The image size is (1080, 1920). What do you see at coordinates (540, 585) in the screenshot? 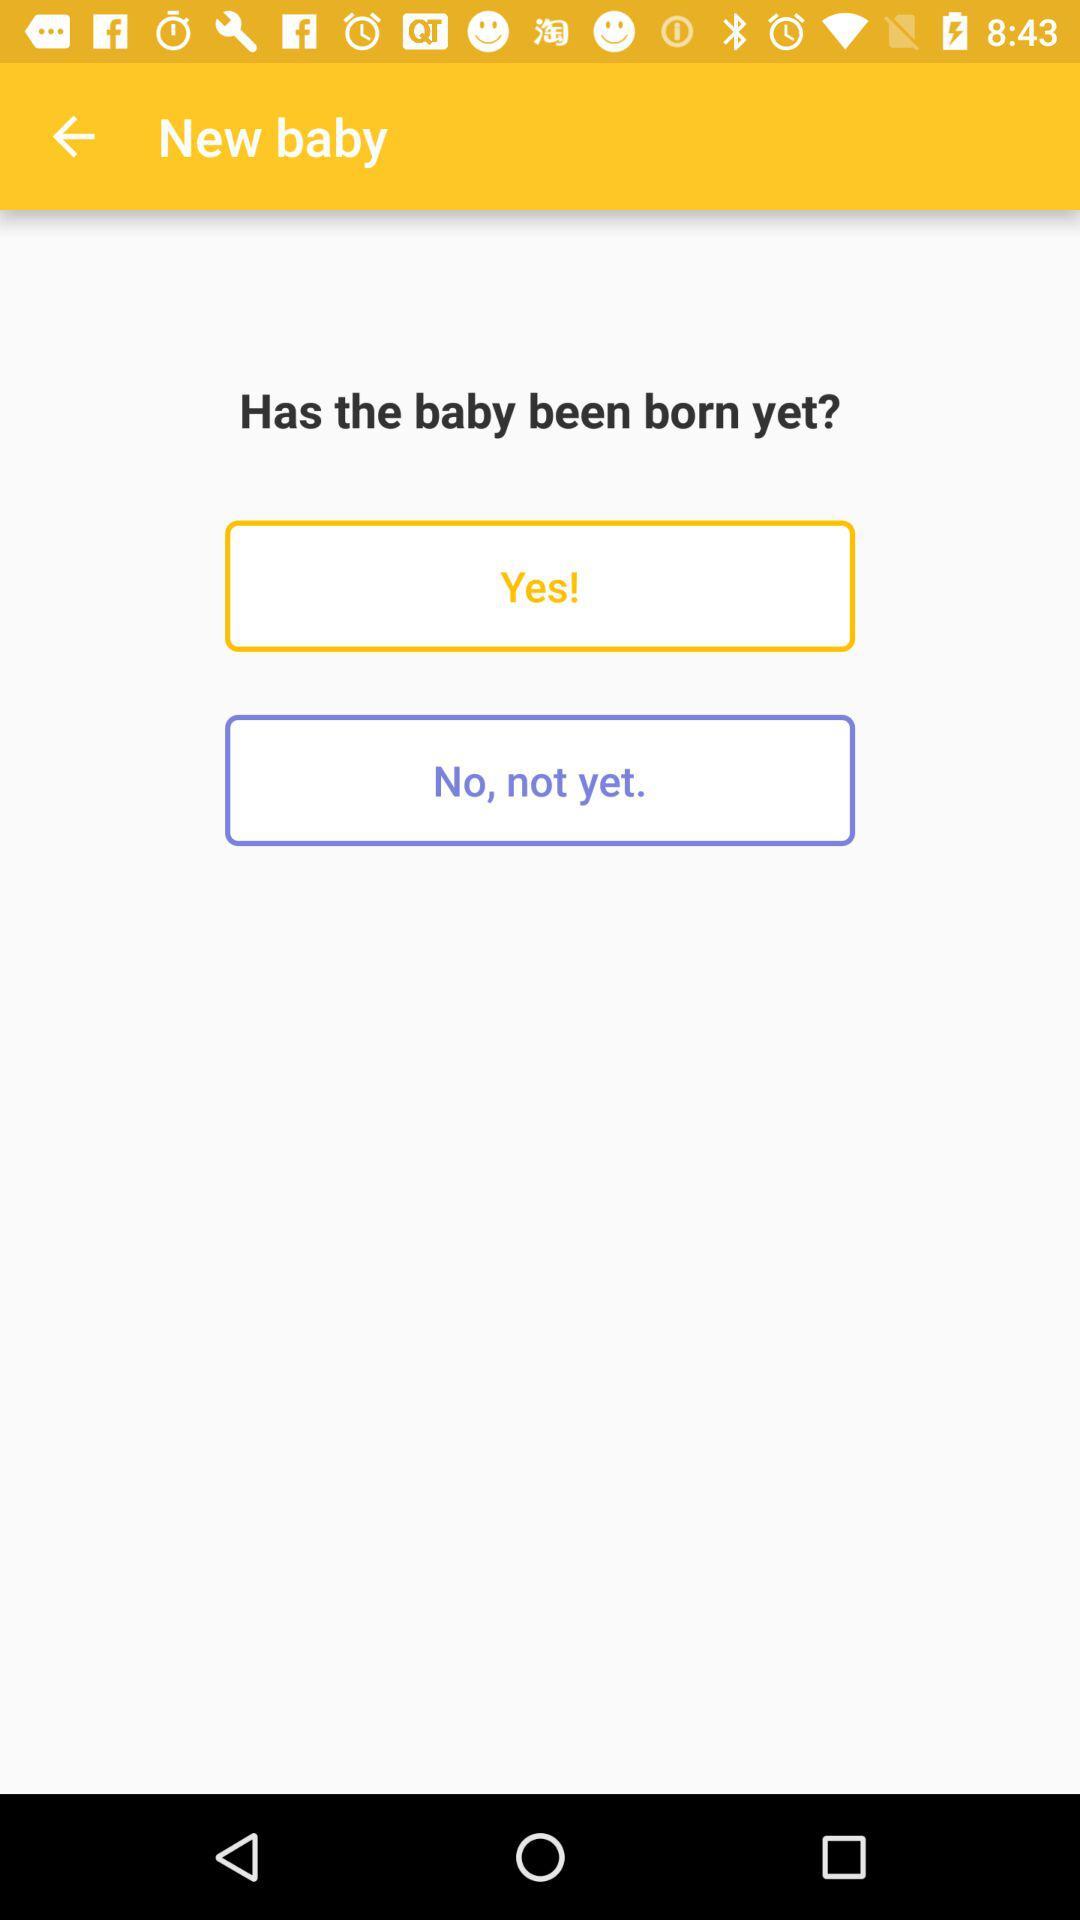
I see `the item above the no, not yet.` at bounding box center [540, 585].